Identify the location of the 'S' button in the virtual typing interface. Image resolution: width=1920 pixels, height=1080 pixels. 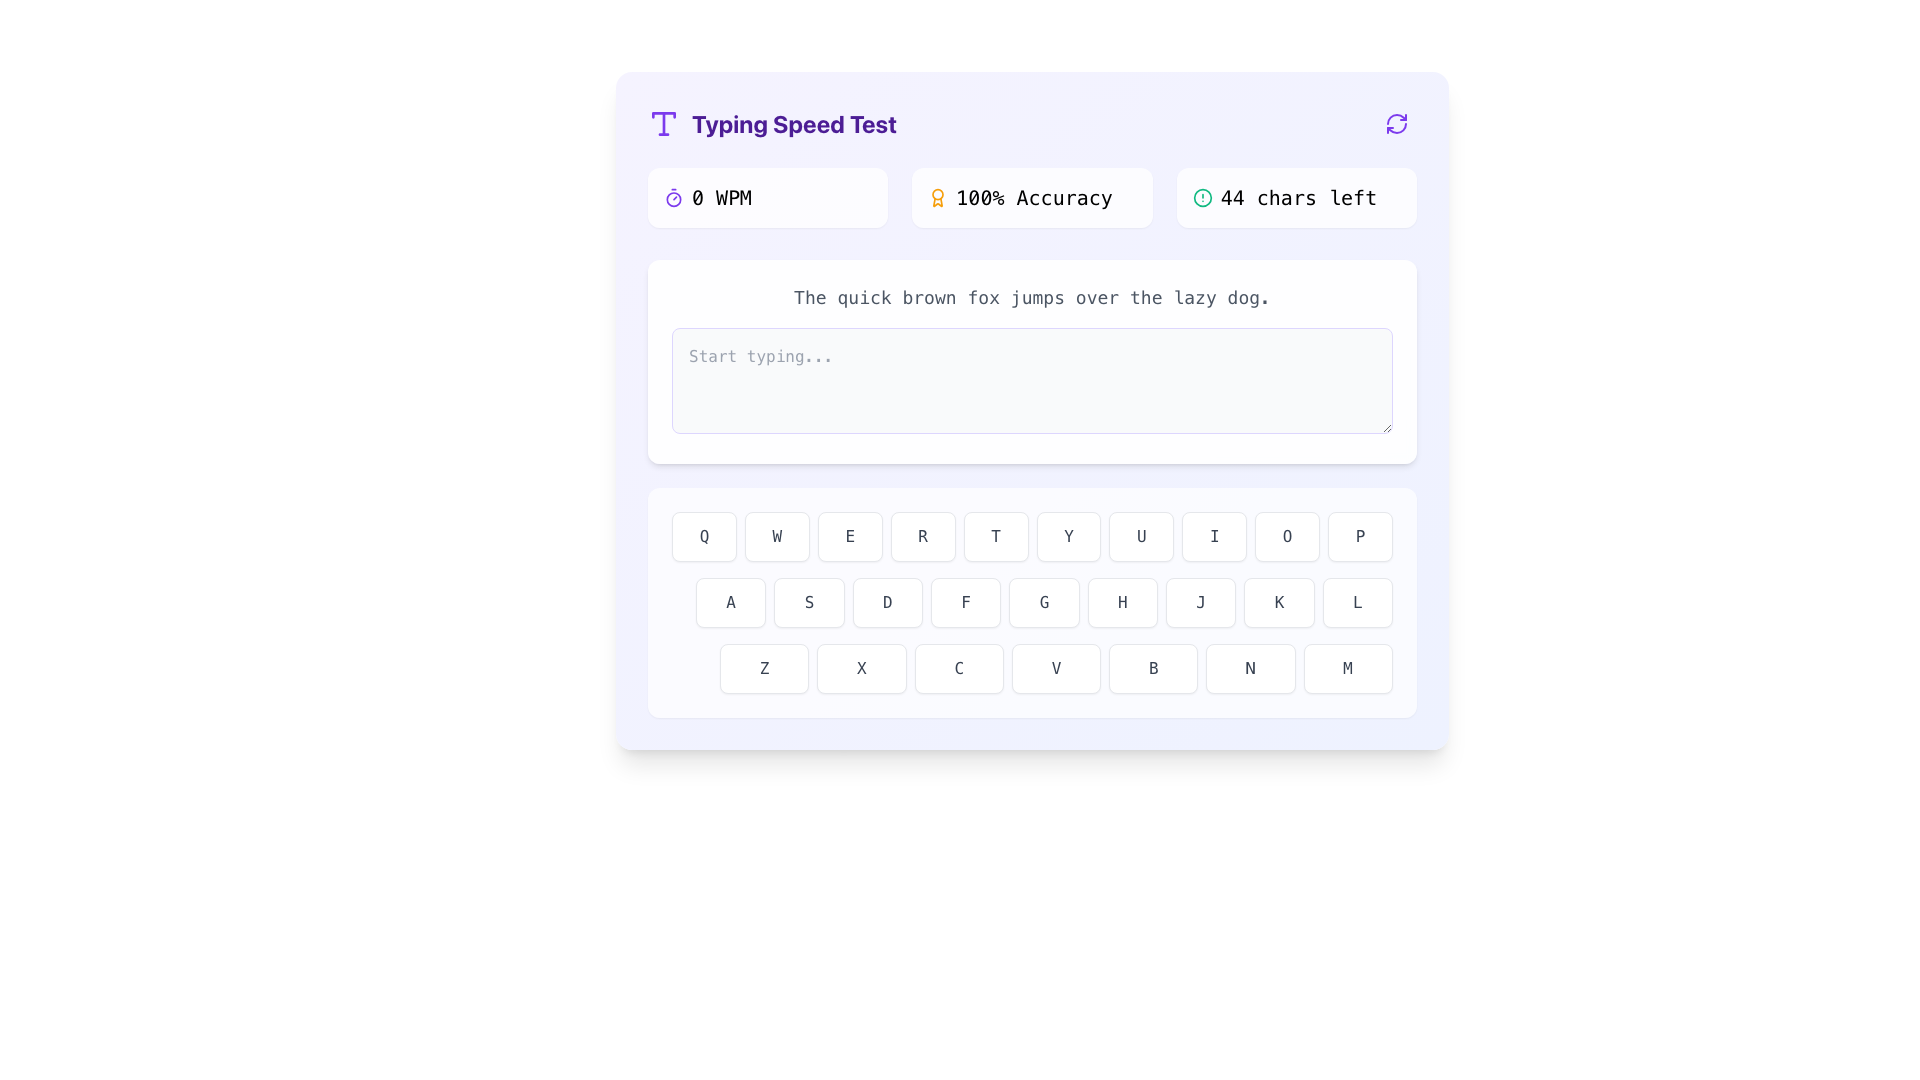
(809, 601).